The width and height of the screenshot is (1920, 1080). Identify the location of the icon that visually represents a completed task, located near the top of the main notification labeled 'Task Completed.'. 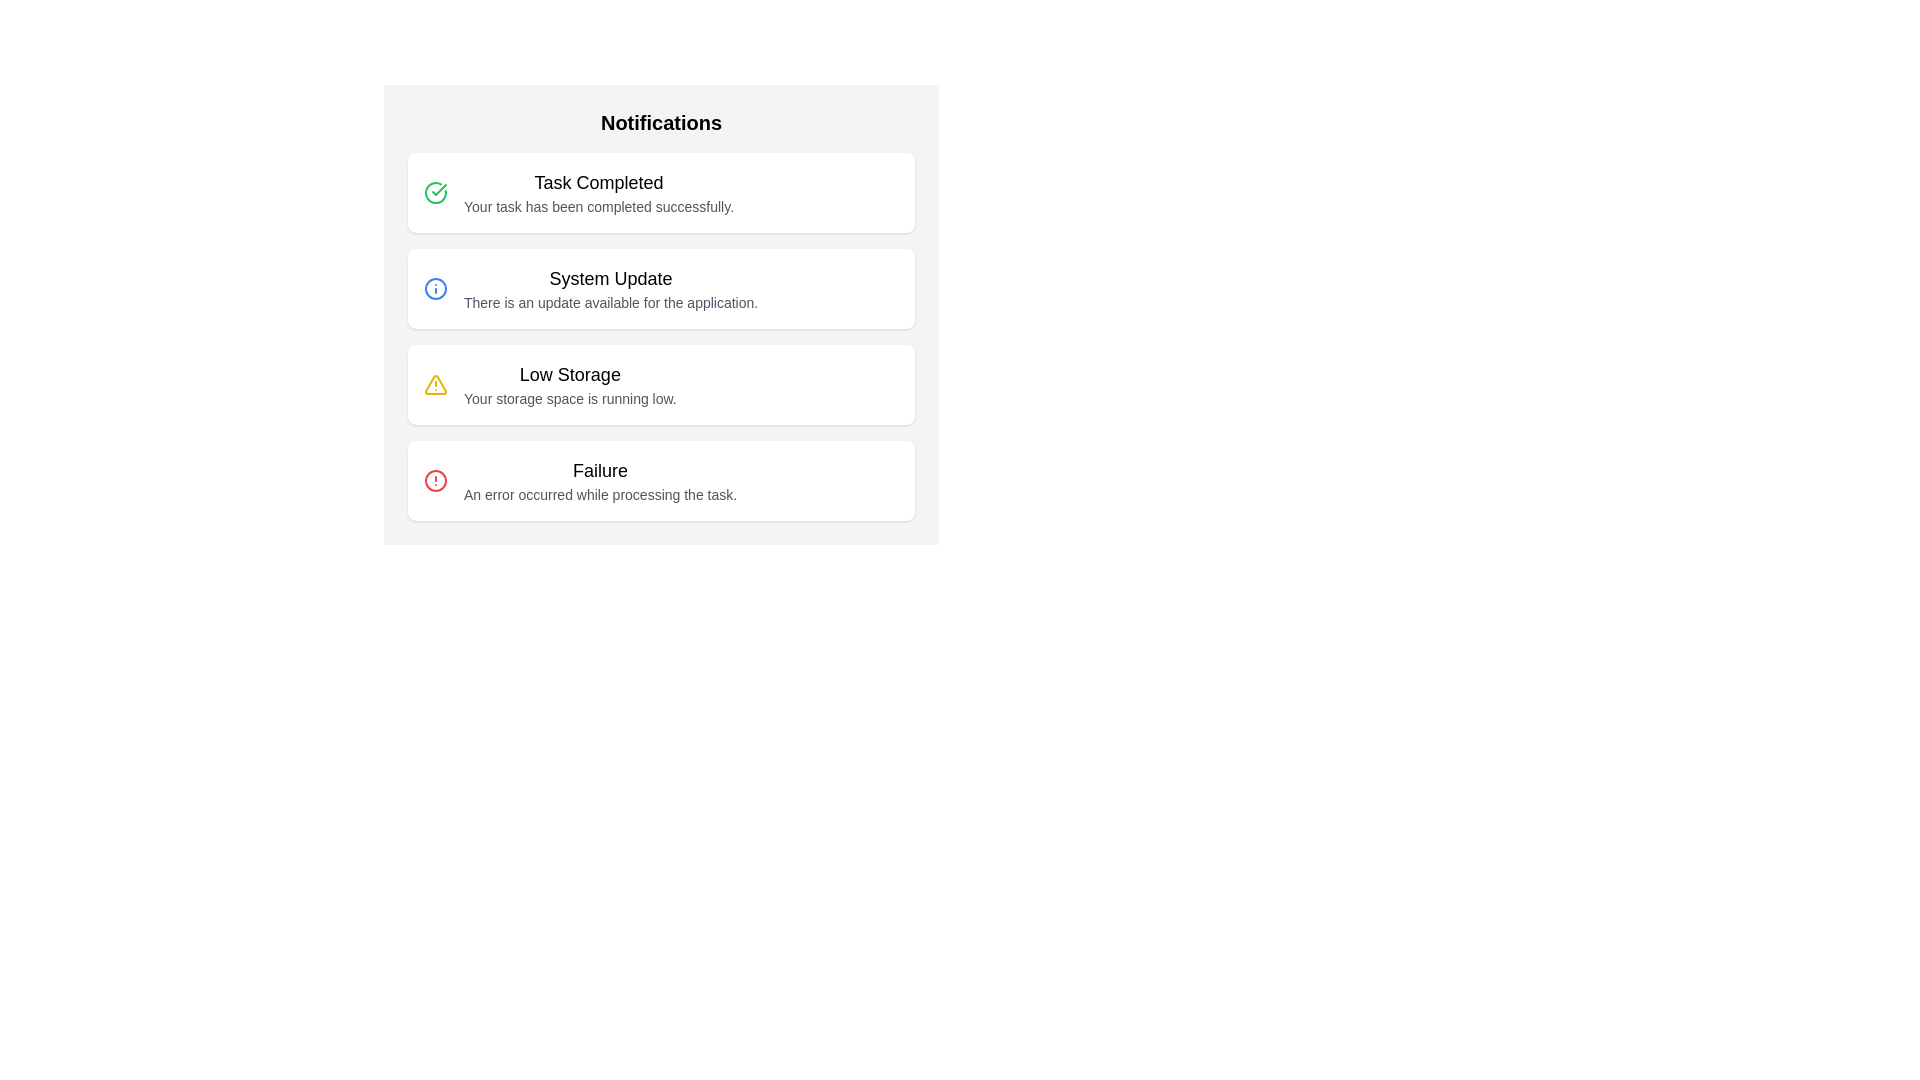
(438, 189).